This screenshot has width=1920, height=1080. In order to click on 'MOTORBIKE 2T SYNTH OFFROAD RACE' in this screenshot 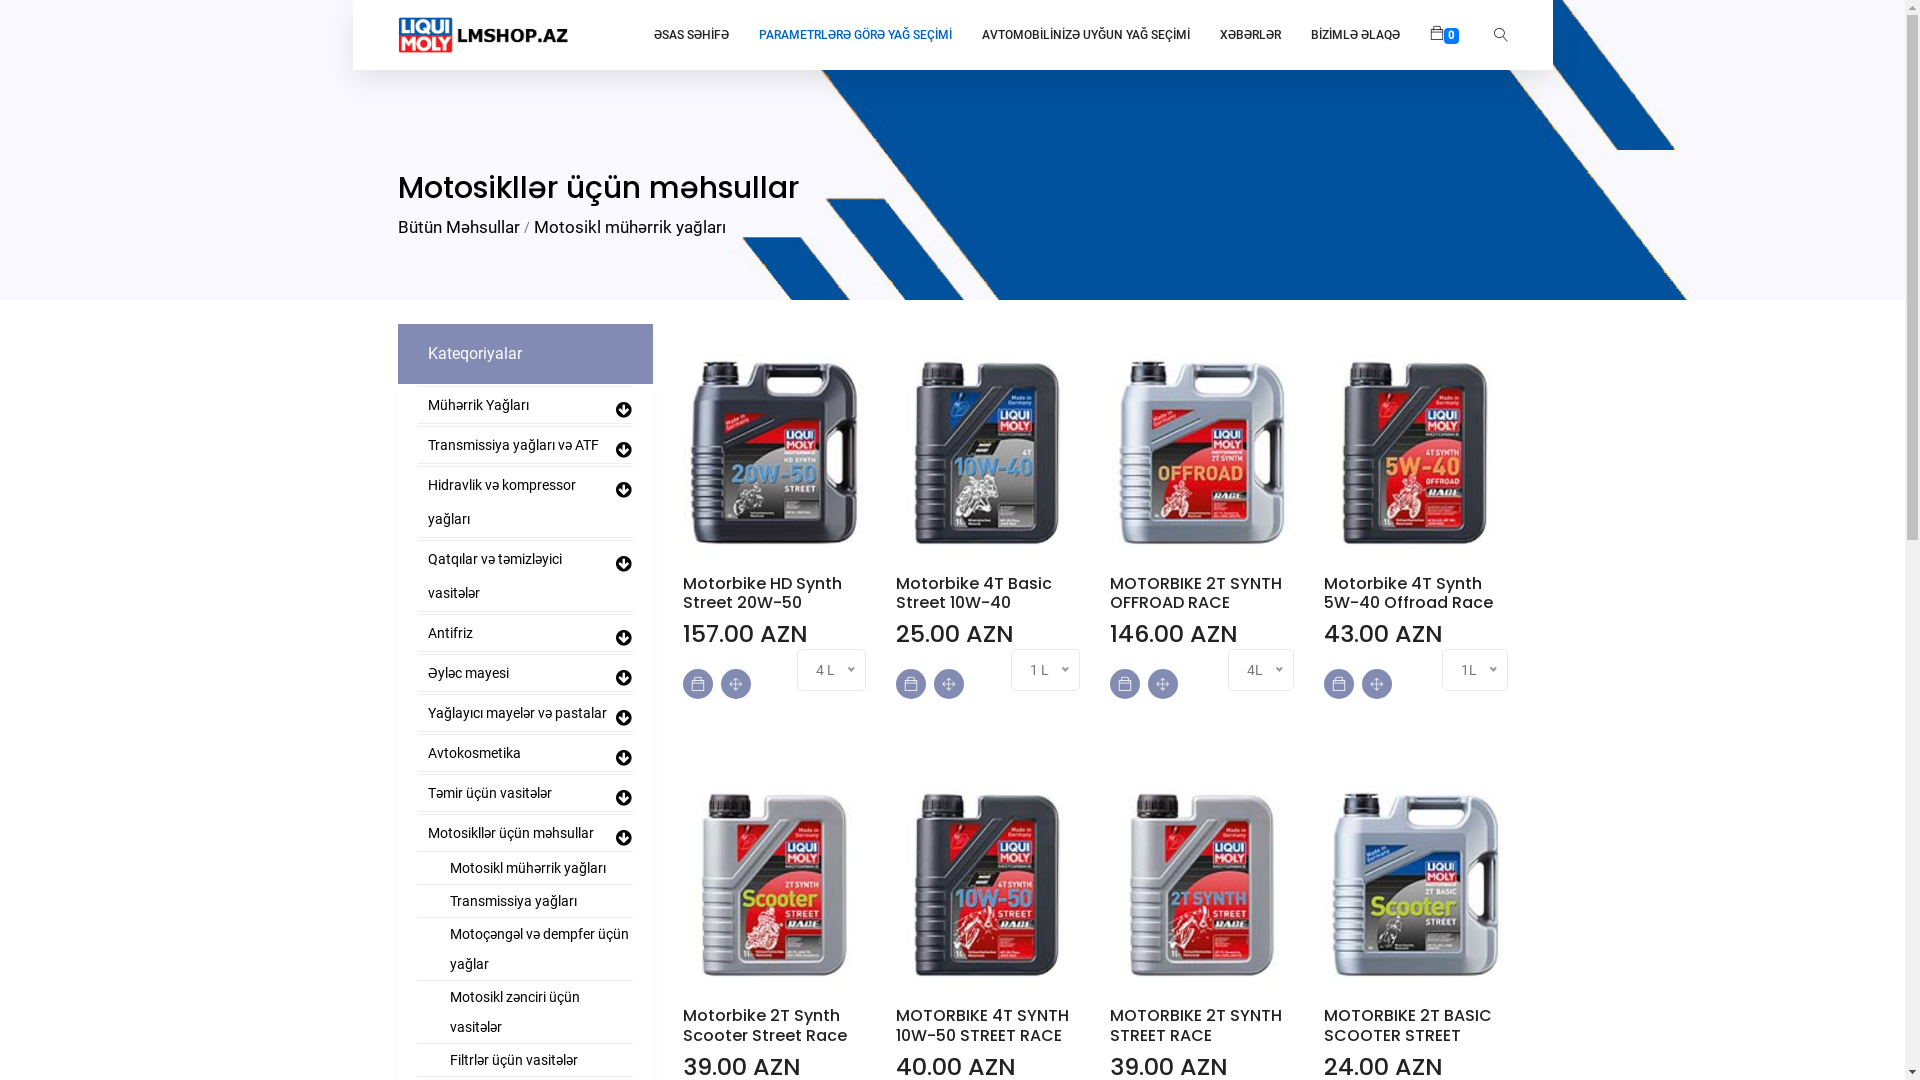, I will do `click(1200, 592)`.